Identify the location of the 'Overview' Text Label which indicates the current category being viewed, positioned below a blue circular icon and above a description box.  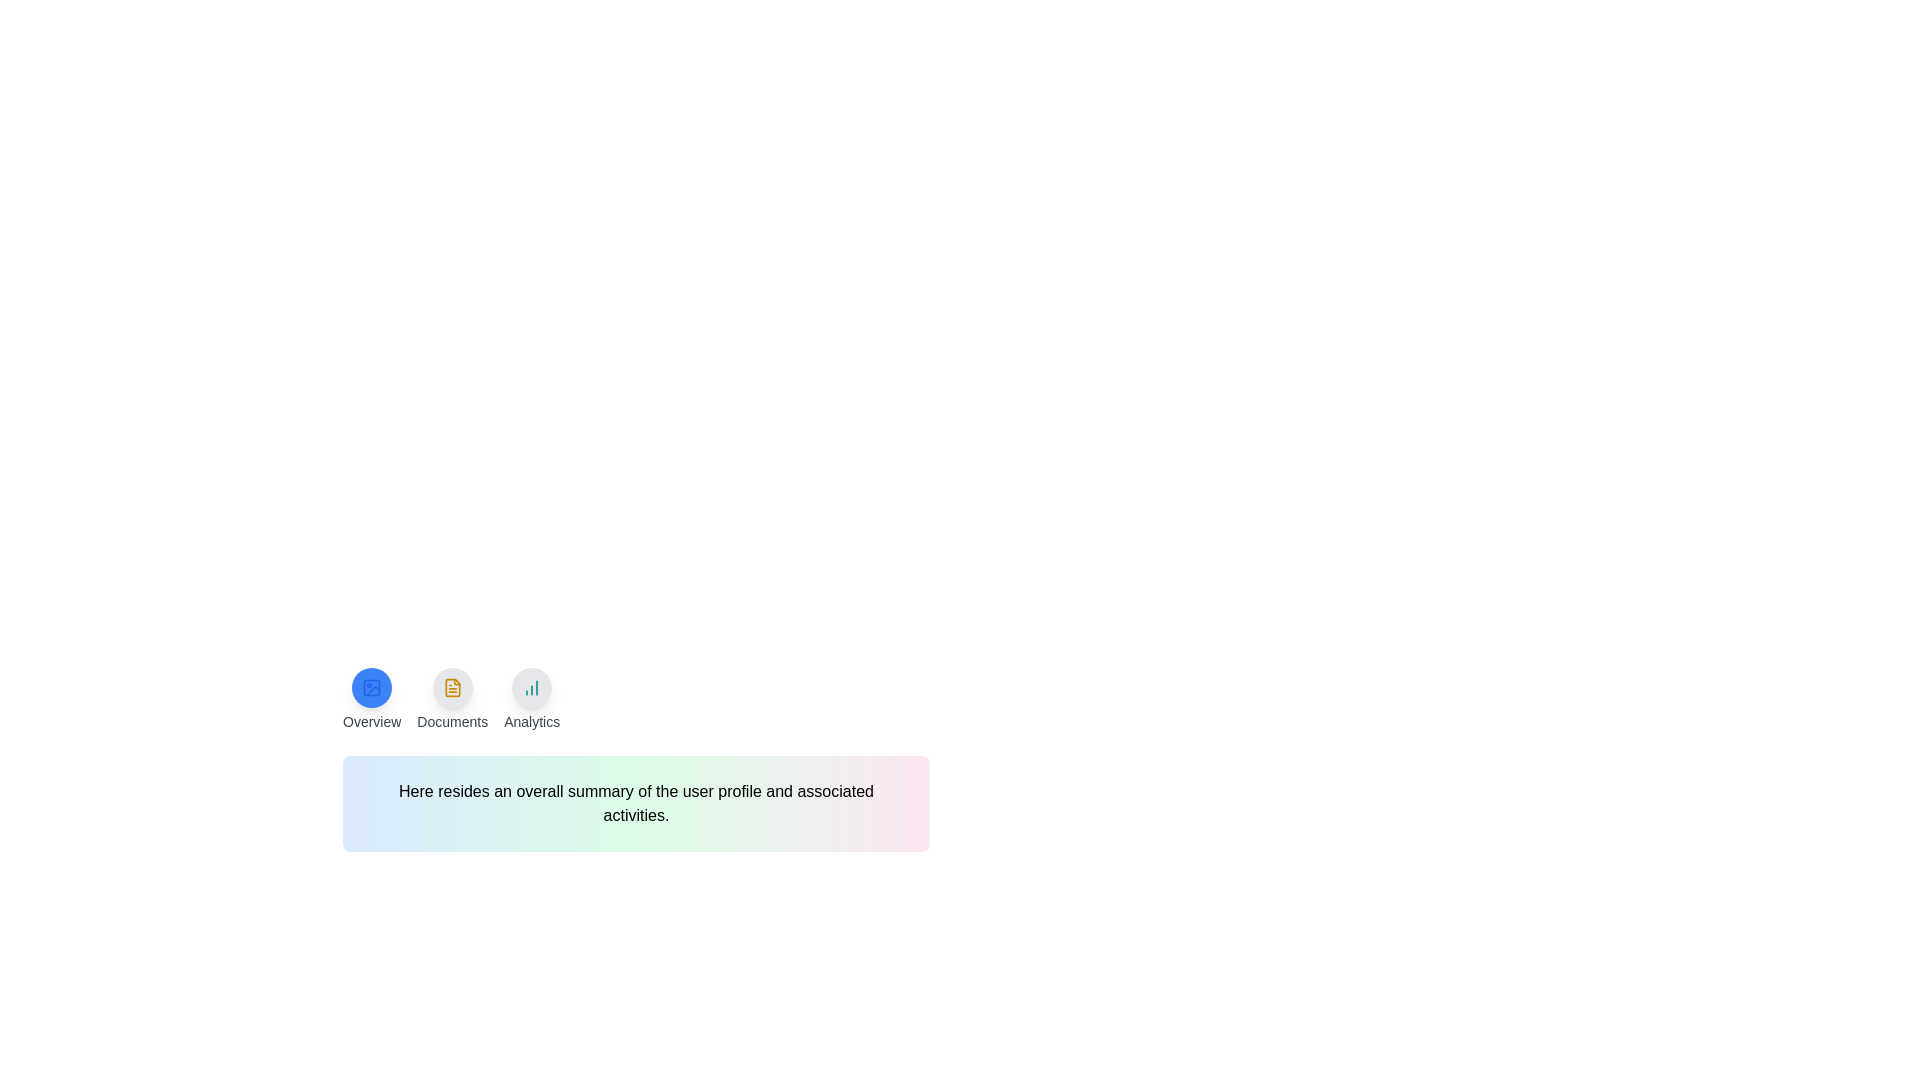
(372, 721).